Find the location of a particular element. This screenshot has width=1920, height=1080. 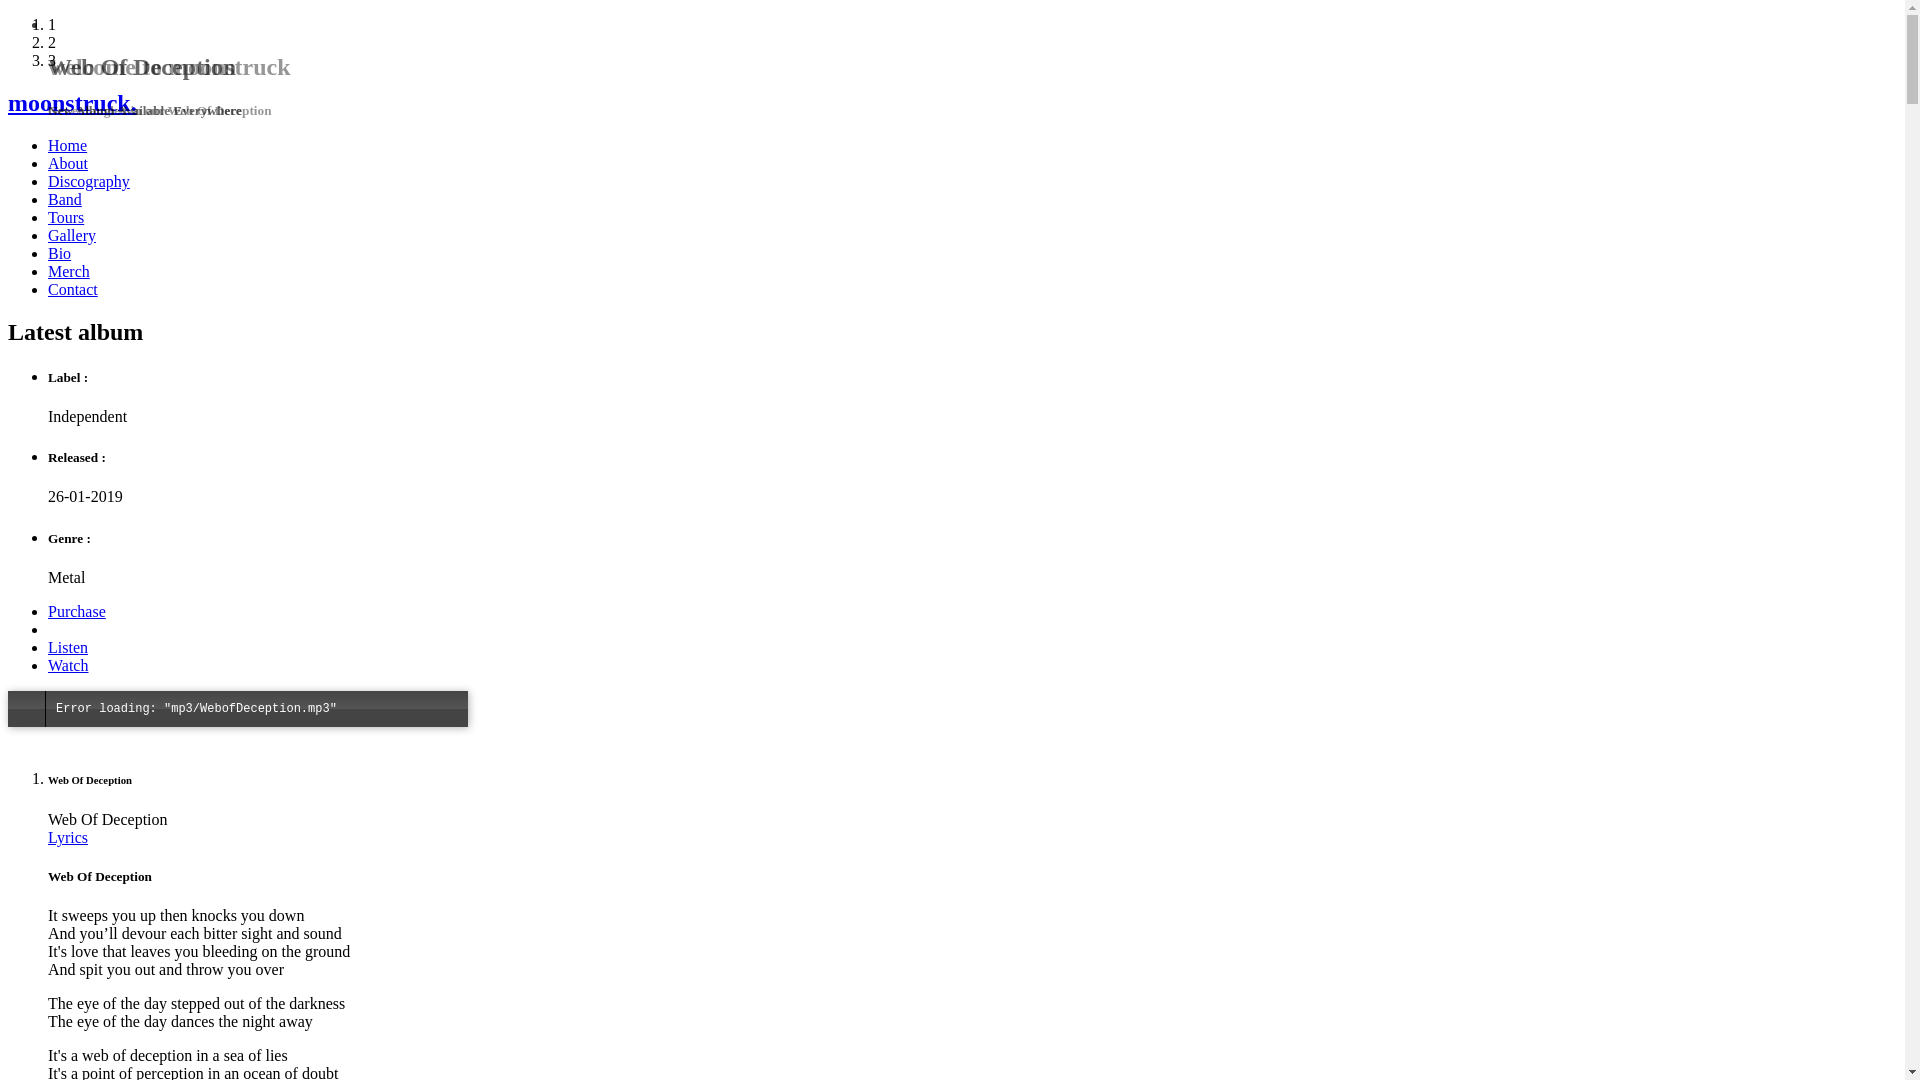

'3' is located at coordinates (52, 59).